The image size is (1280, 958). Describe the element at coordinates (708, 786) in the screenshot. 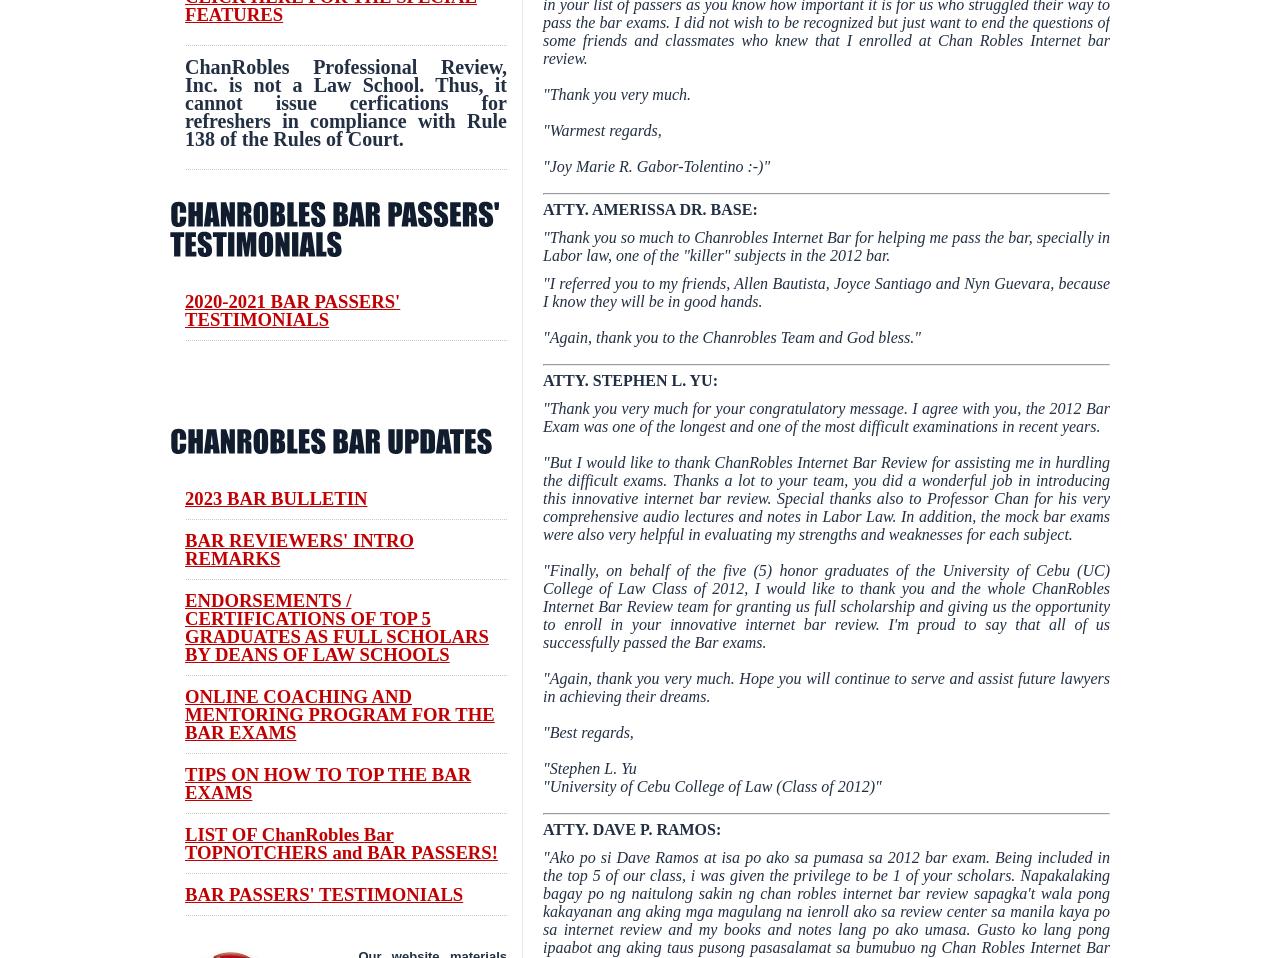

I see `'"University of Cebu College of Law (Class of 2012)'` at that location.